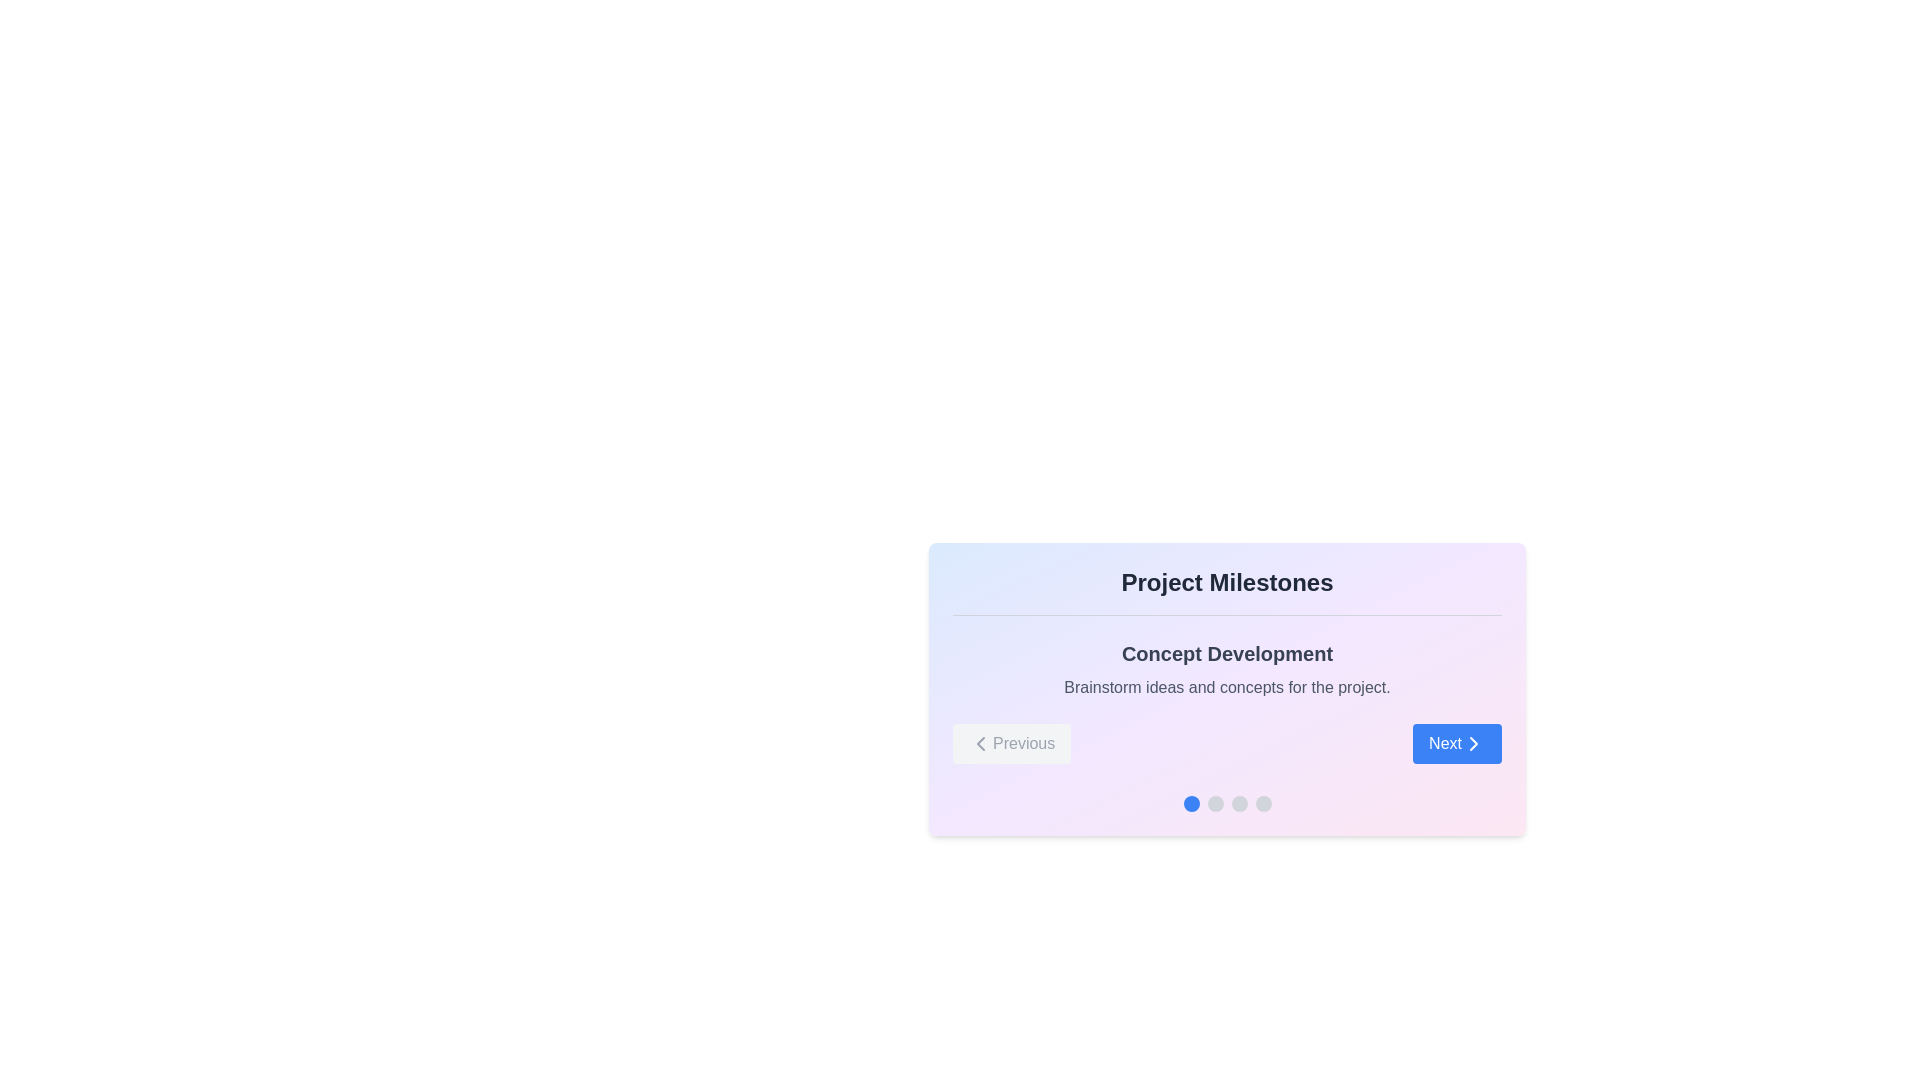 Image resolution: width=1920 pixels, height=1080 pixels. Describe the element at coordinates (1226, 670) in the screenshot. I see `the 'Concept Development' text block, which has a bold dark gray title and a smaller lighter gray description, positioned below the 'Project Milestones' header` at that location.